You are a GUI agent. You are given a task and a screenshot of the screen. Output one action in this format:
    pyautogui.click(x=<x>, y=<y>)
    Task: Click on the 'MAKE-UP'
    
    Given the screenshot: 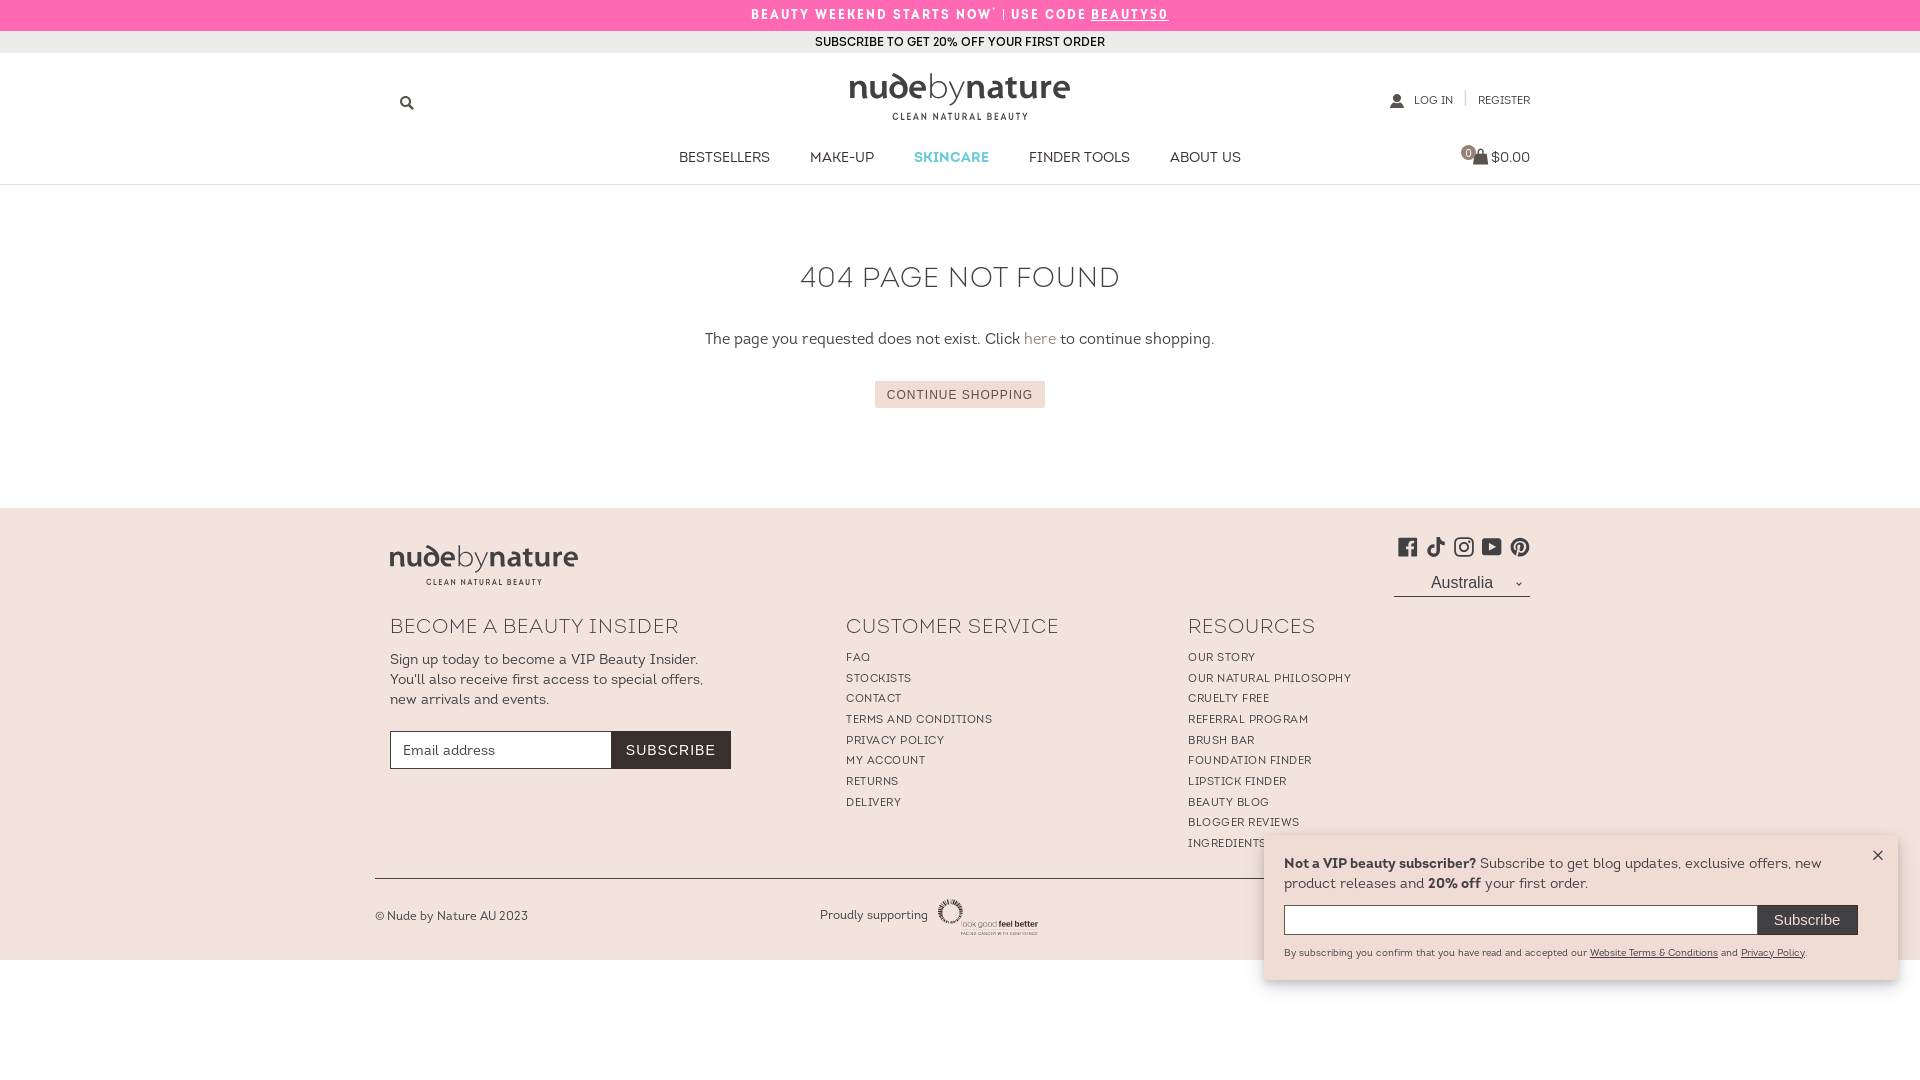 What is the action you would take?
    pyautogui.click(x=789, y=156)
    